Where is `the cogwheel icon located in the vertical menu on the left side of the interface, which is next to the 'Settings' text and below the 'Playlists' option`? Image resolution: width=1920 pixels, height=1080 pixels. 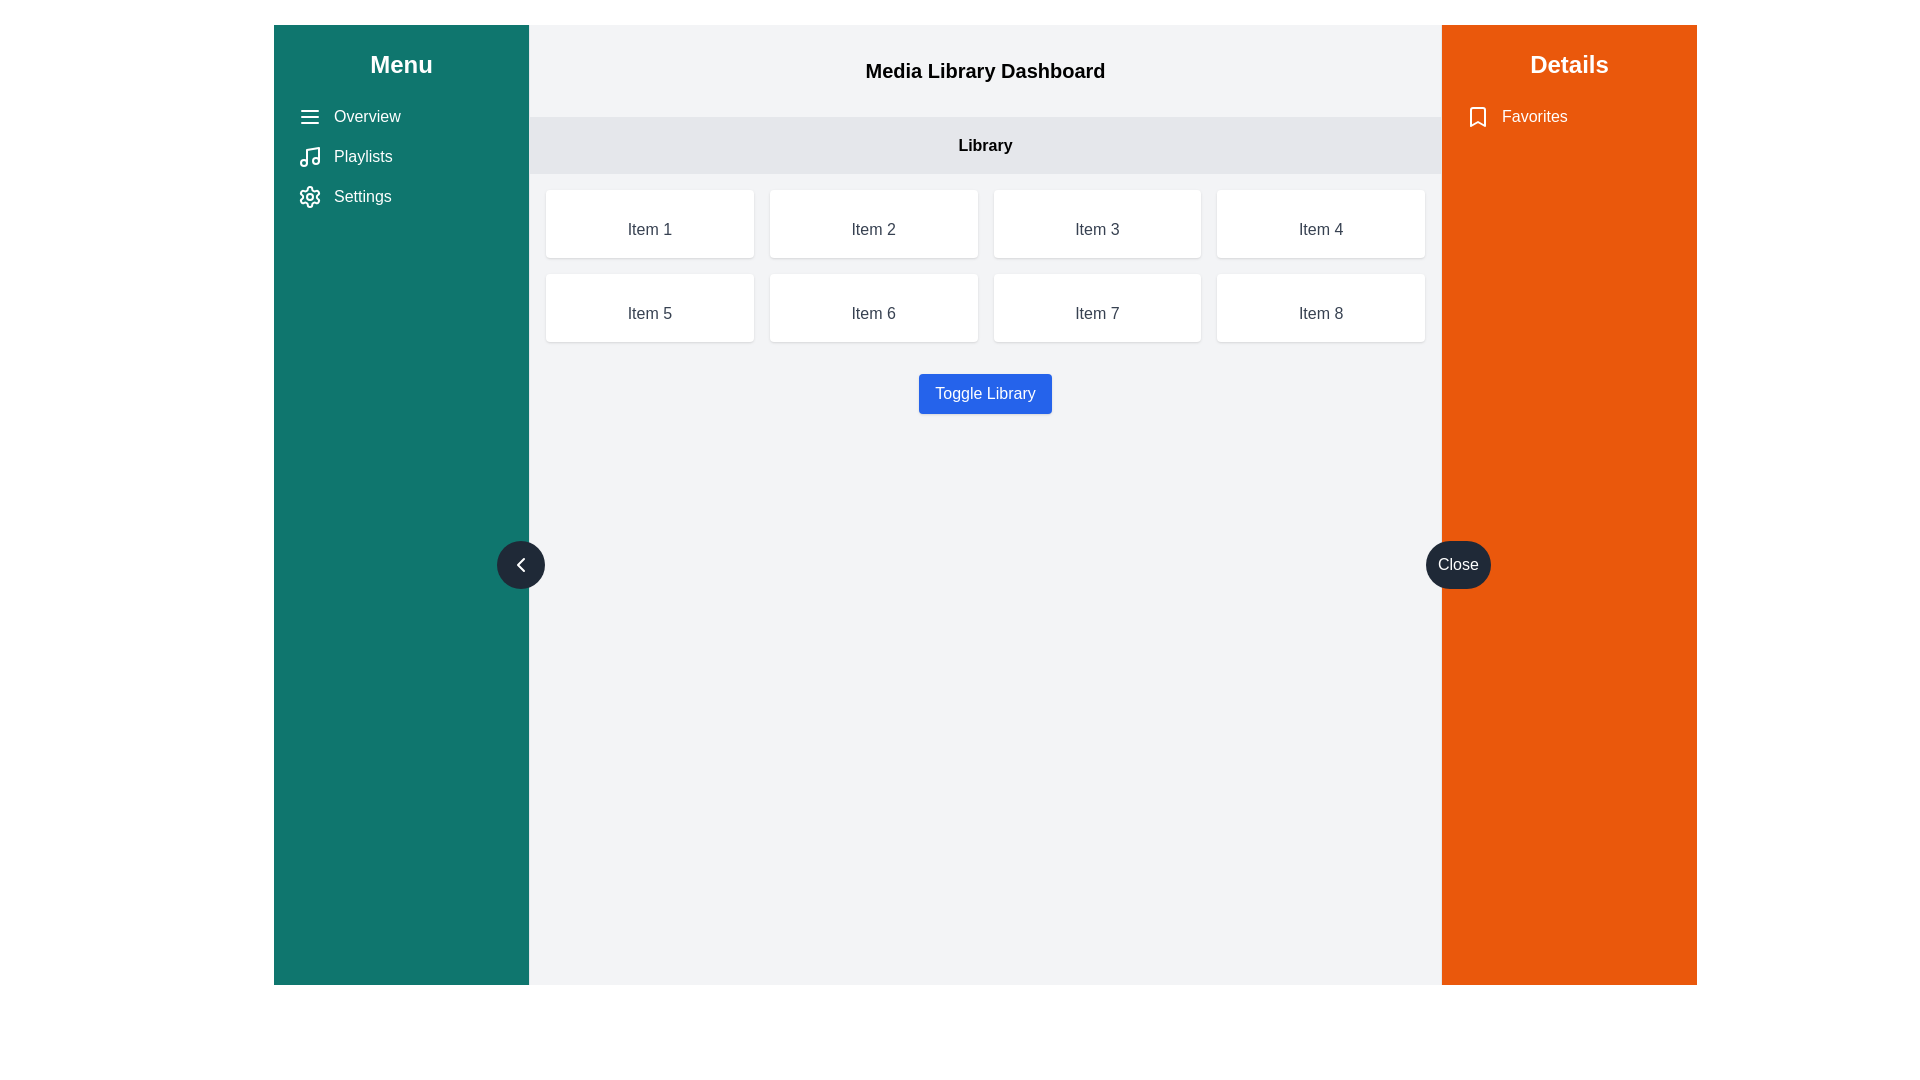 the cogwheel icon located in the vertical menu on the left side of the interface, which is next to the 'Settings' text and below the 'Playlists' option is located at coordinates (309, 196).